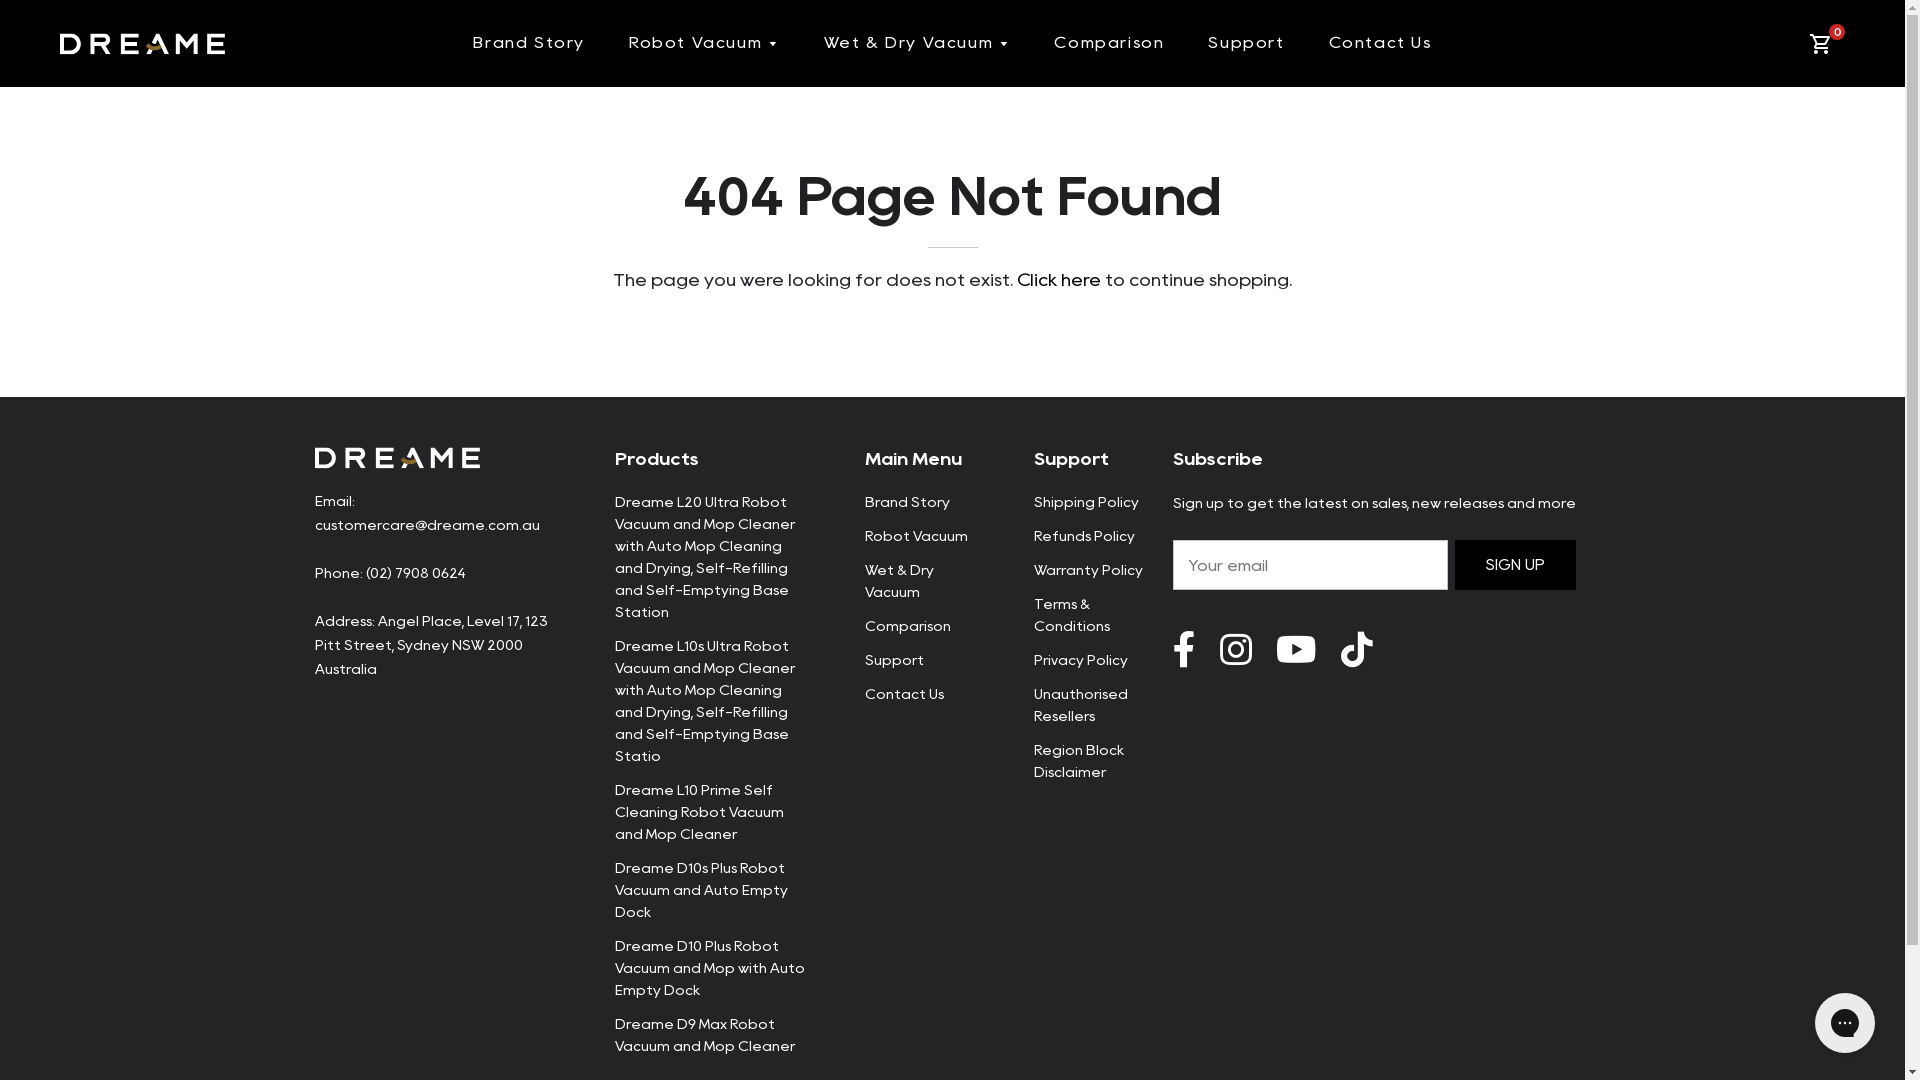  I want to click on 'Dreame Technology Australia on YouTube', so click(1356, 650).